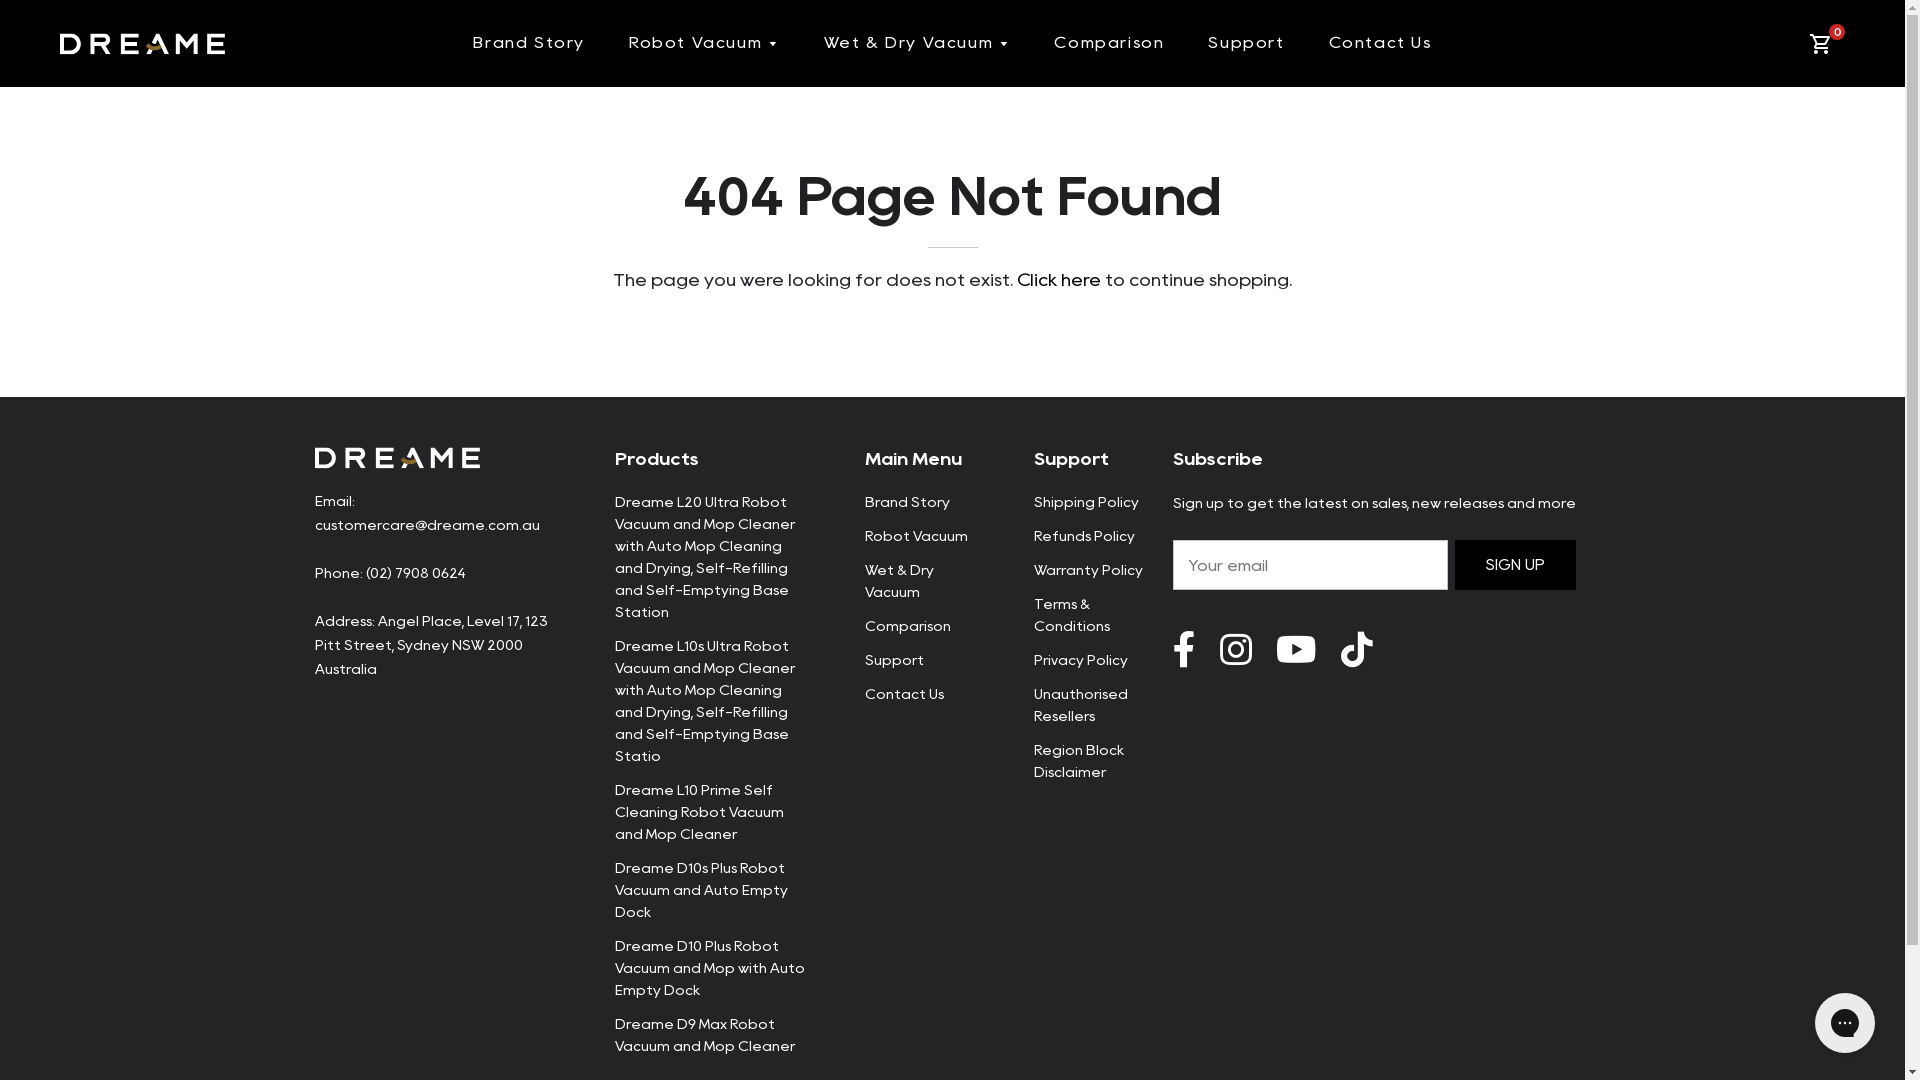  I want to click on 'Dreame Technology Australia on YouTube', so click(1356, 650).